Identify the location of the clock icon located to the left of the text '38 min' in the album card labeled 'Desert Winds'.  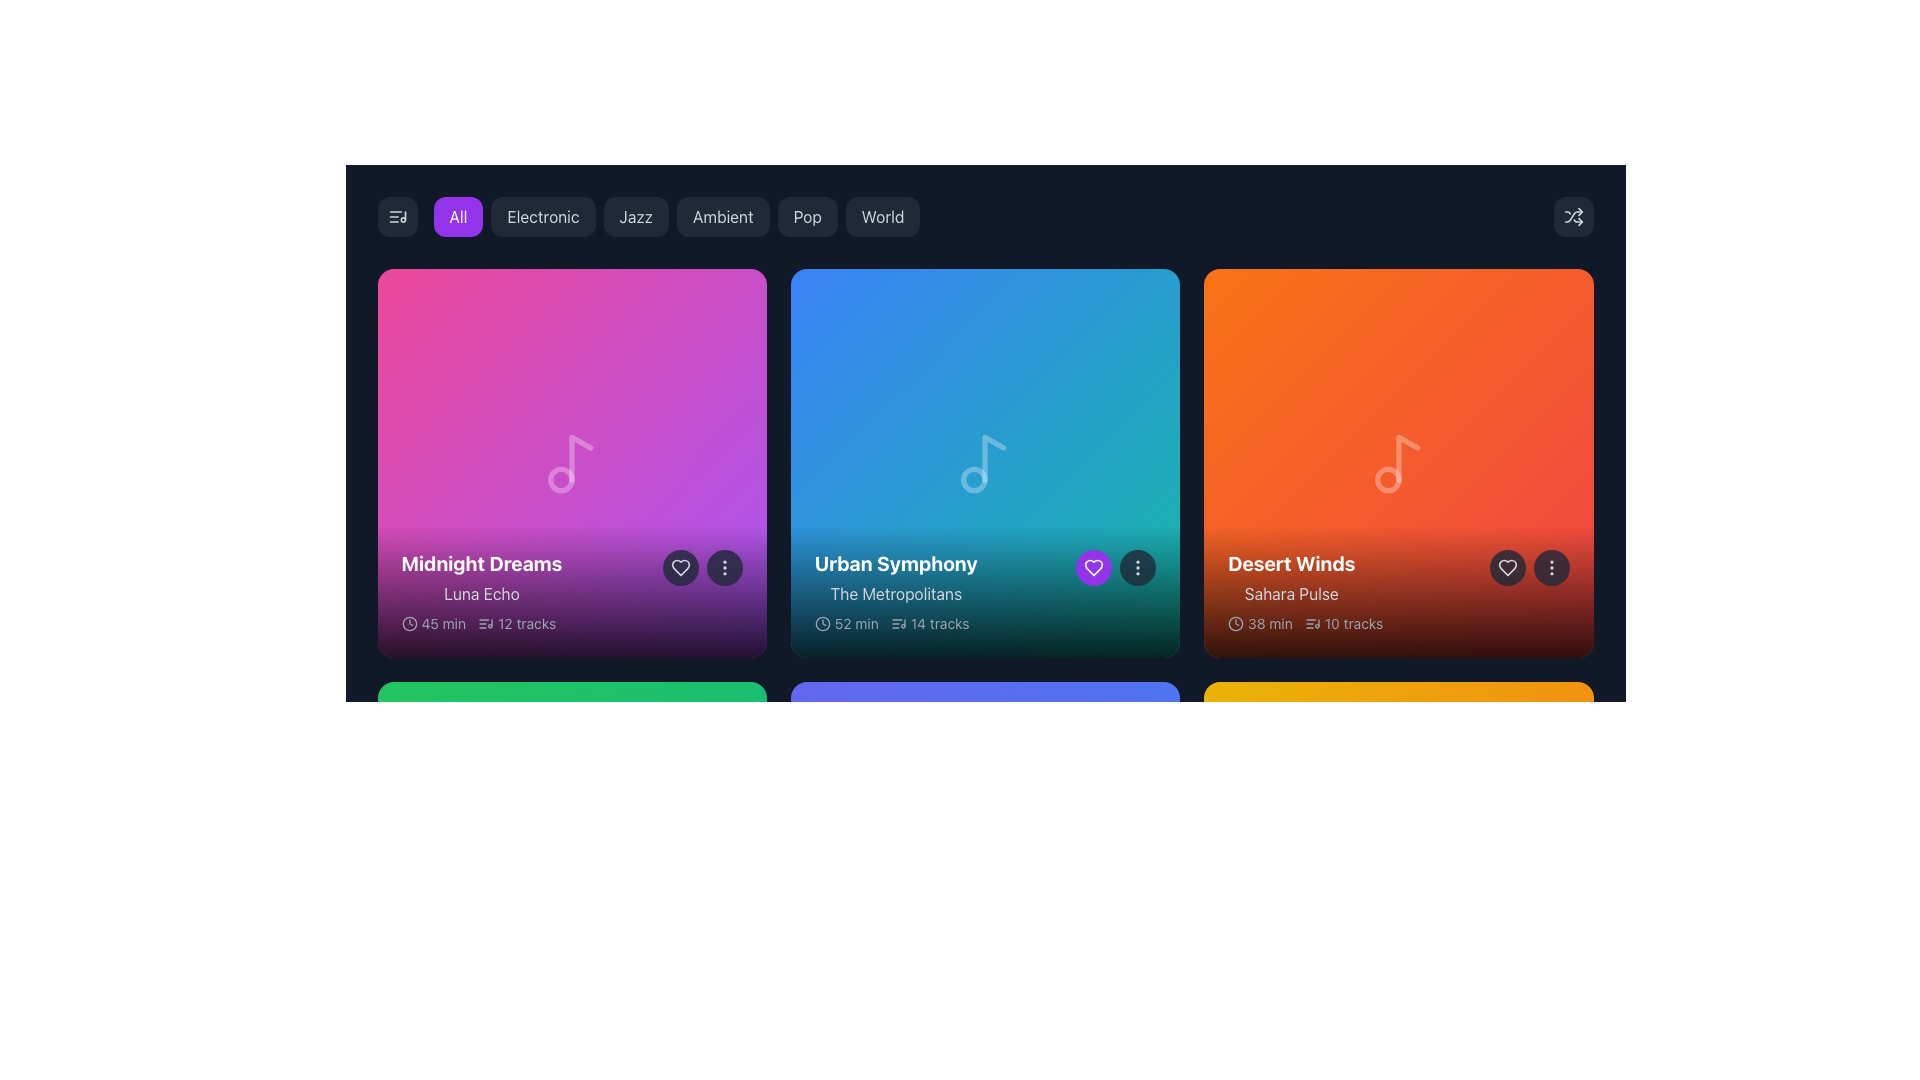
(1235, 623).